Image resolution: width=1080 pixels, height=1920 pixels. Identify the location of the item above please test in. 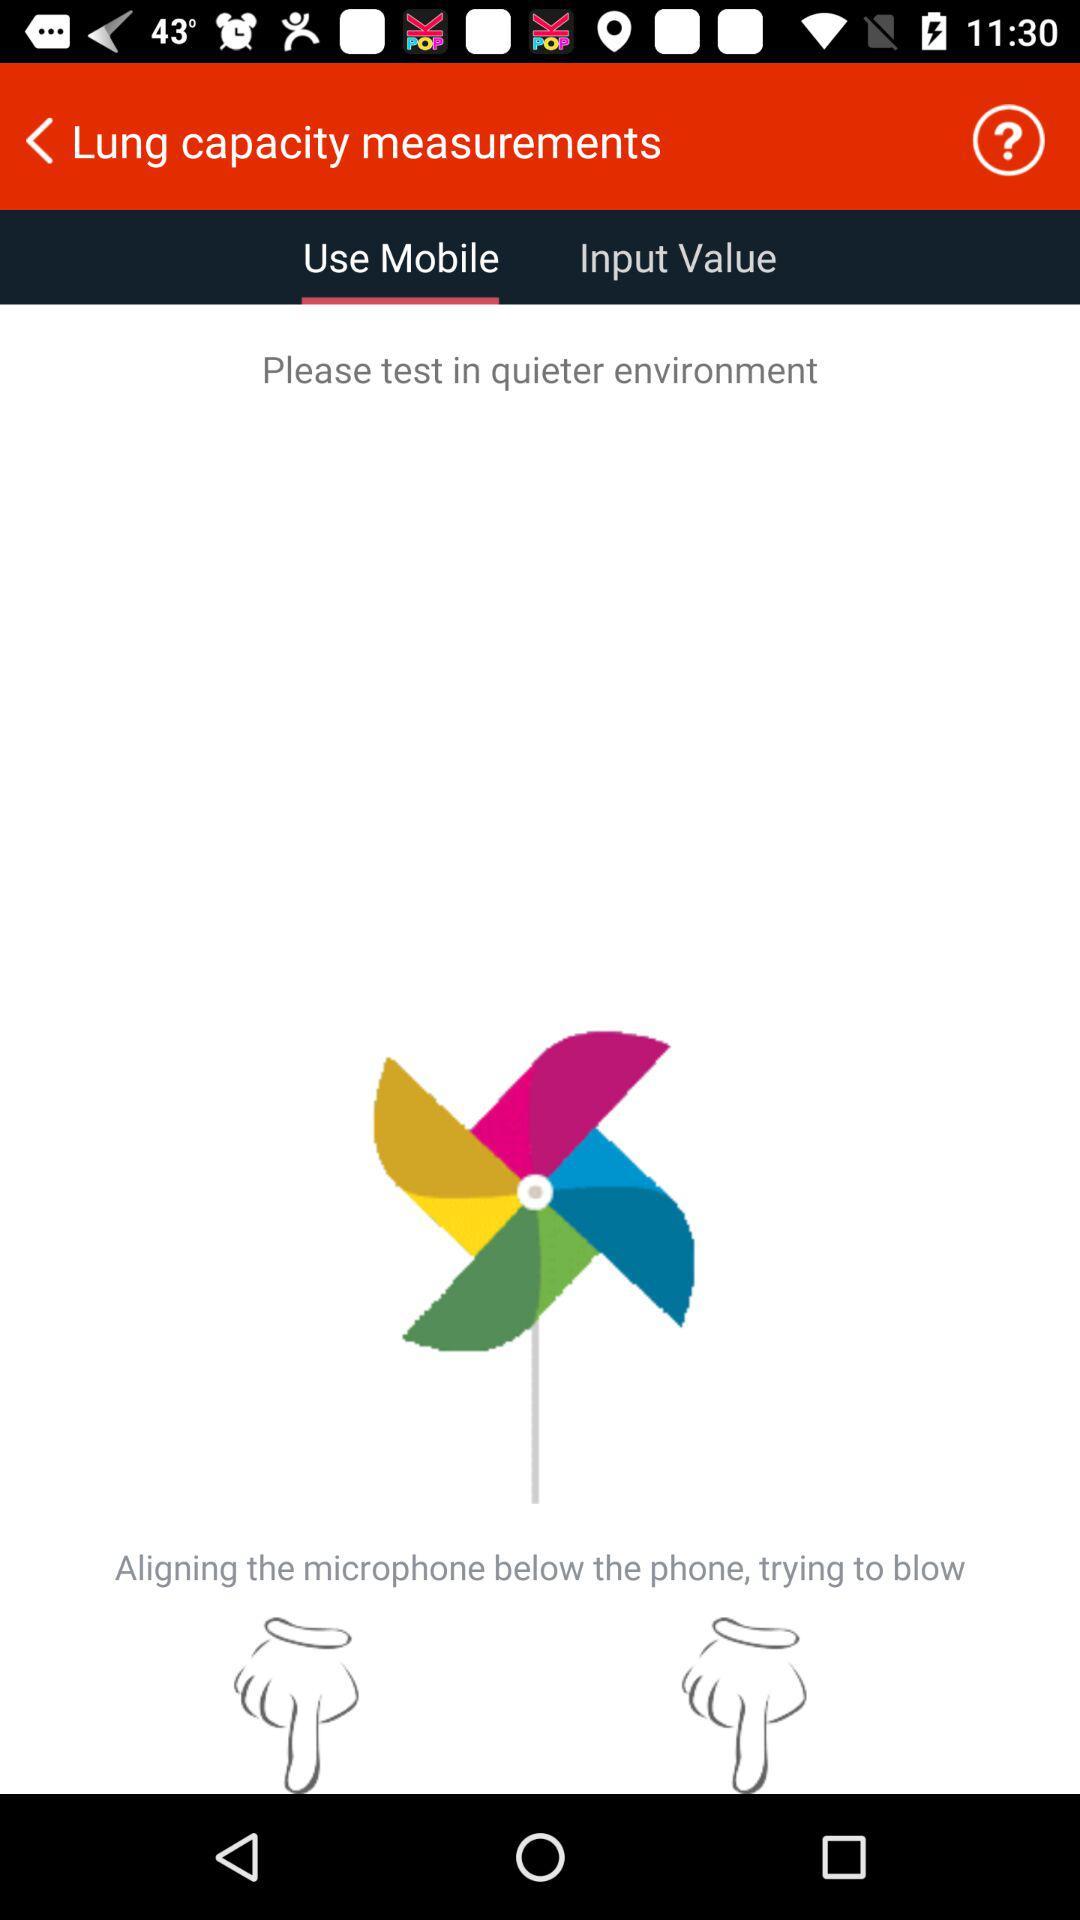
(401, 256).